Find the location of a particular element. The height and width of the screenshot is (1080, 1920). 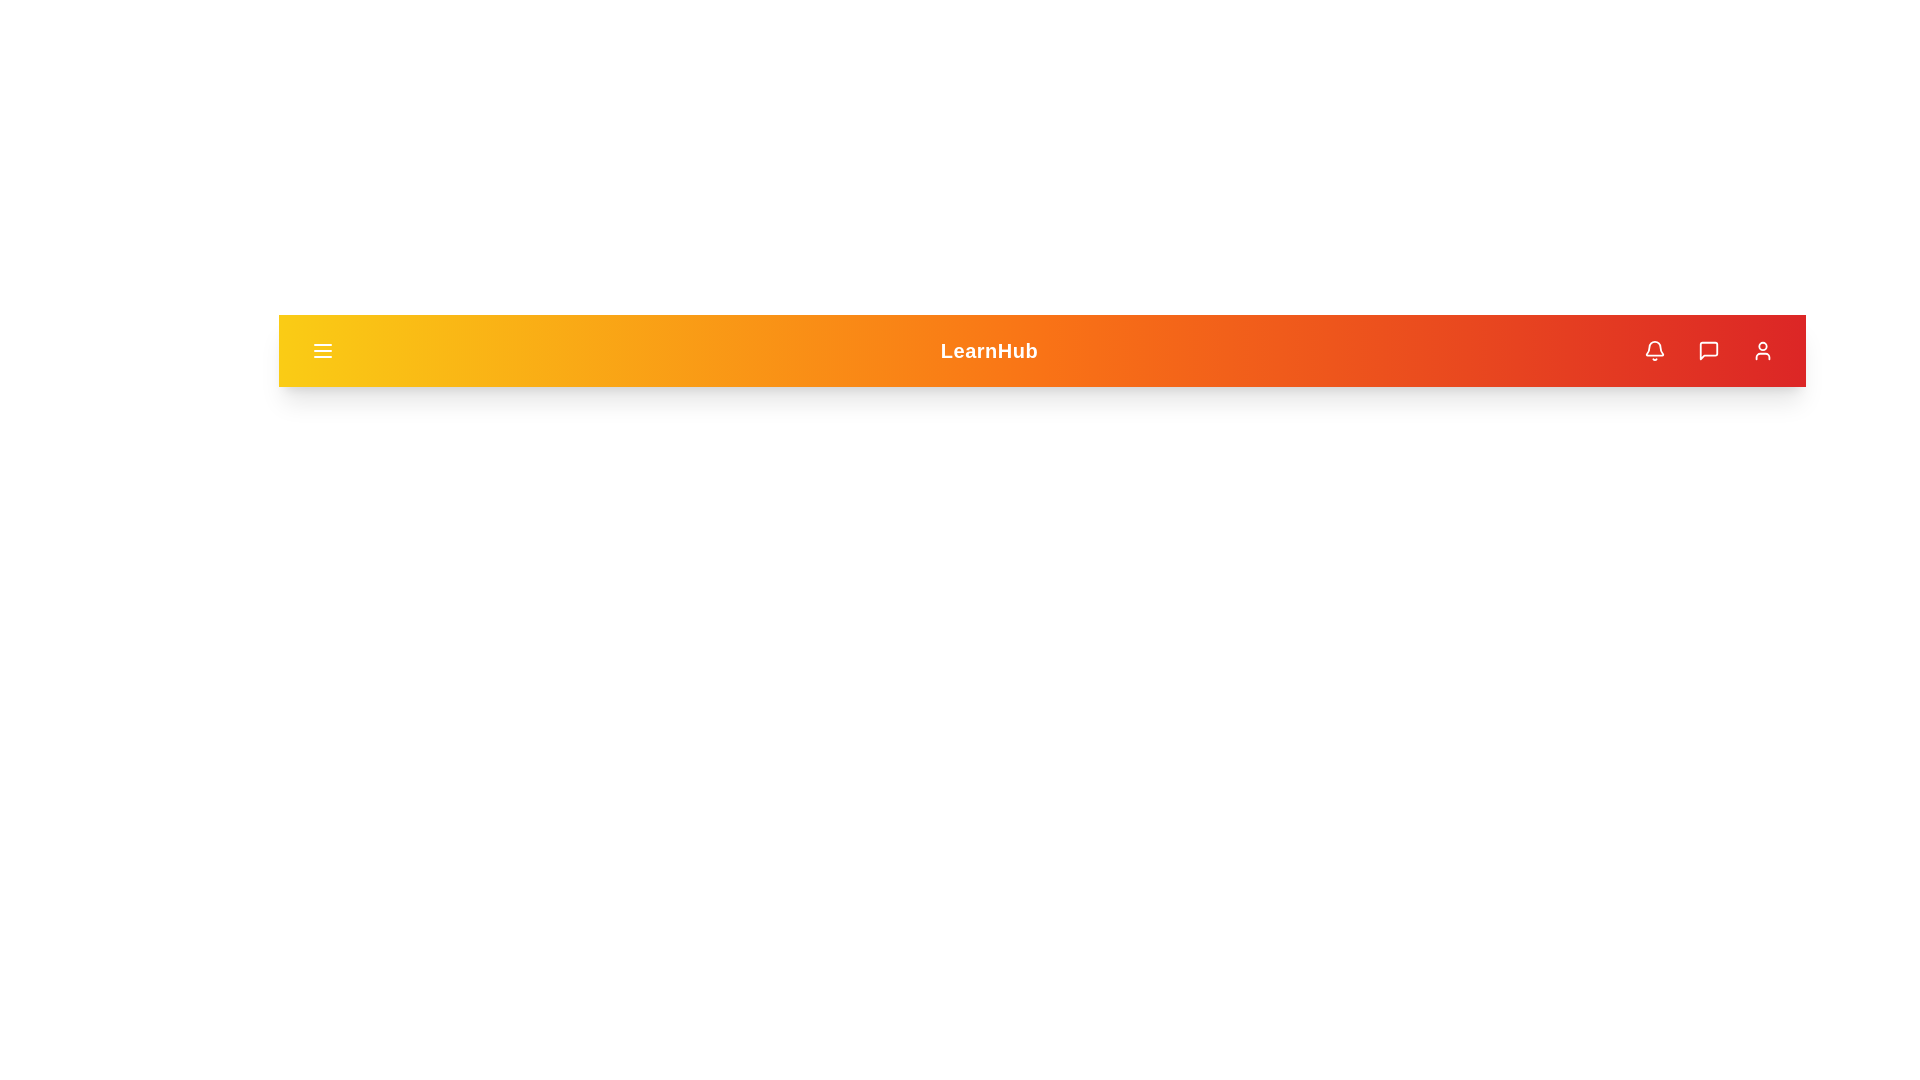

the menu button to toggle the menu is located at coordinates (322, 350).